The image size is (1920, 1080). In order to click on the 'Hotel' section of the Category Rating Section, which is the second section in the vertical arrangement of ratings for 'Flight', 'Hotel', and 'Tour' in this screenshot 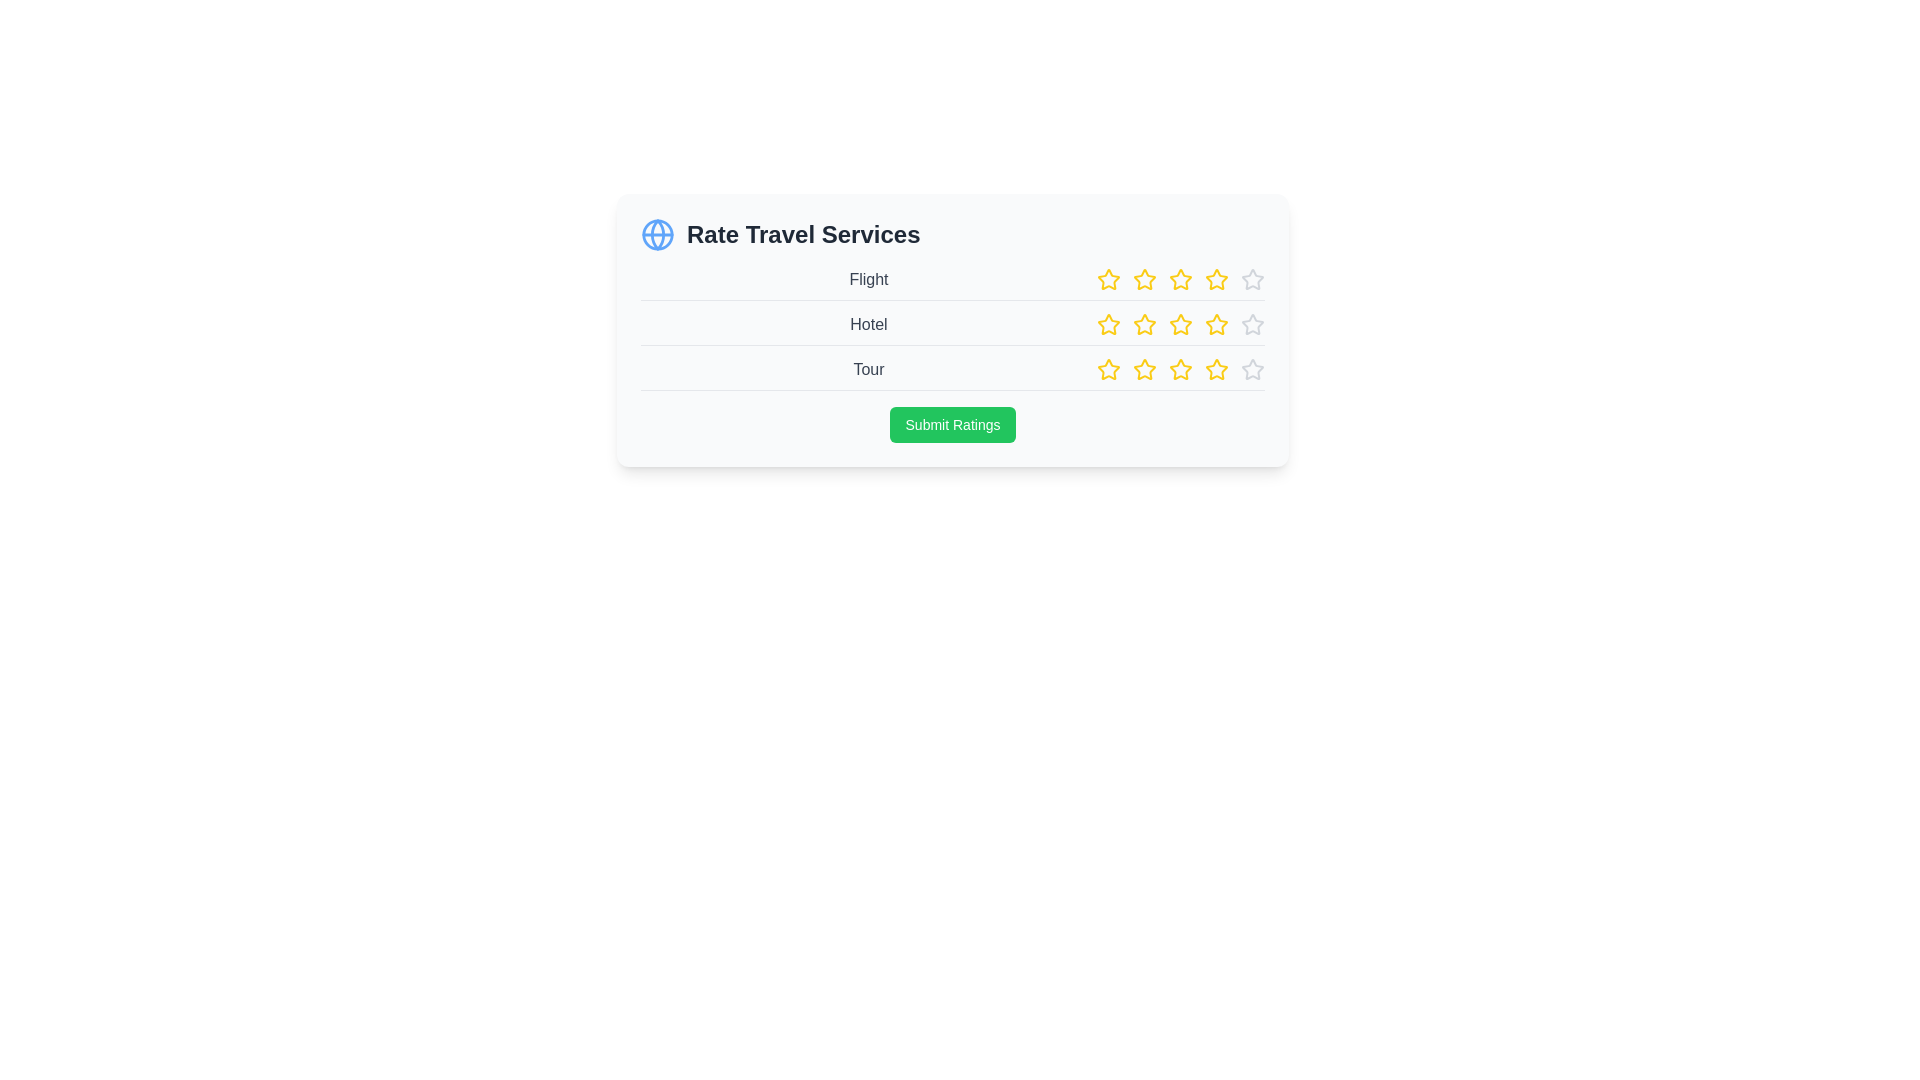, I will do `click(952, 328)`.